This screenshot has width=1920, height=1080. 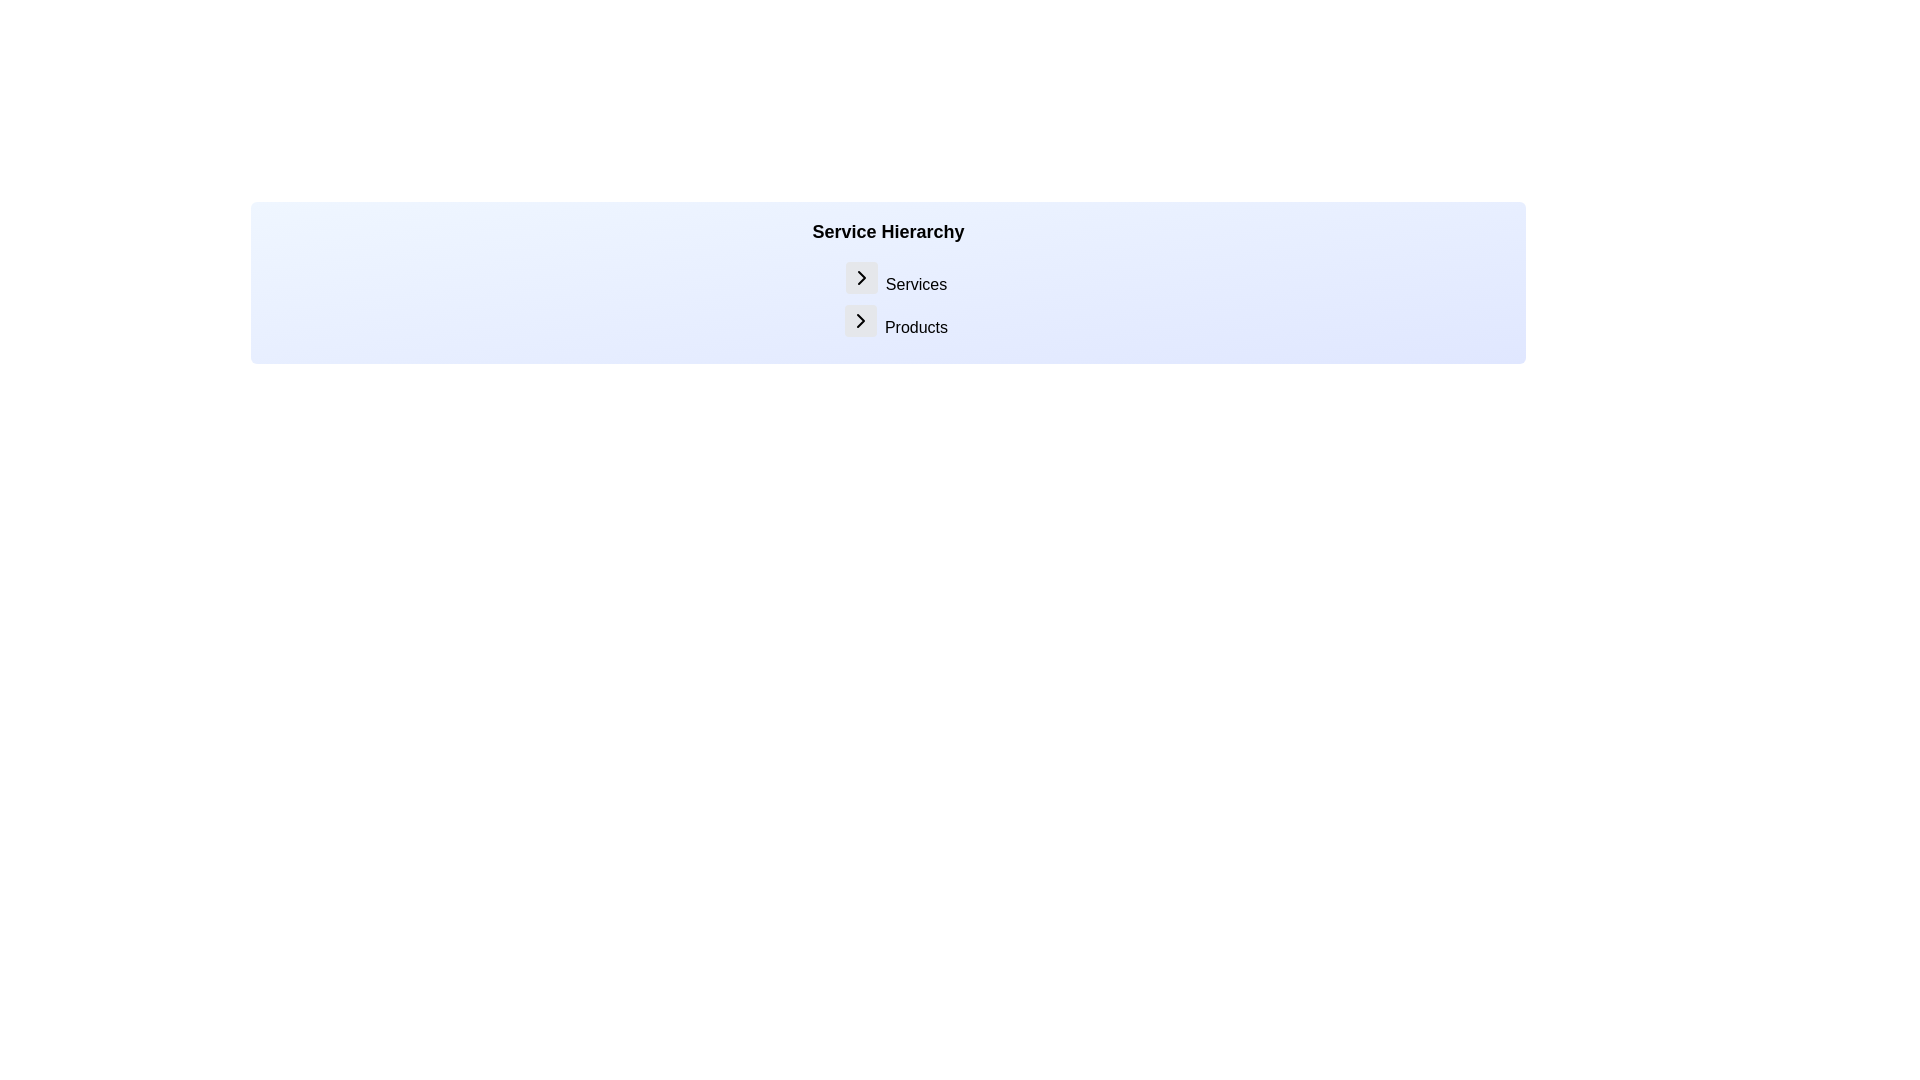 I want to click on the 'Services' text label, which is the first item in the vertical list under 'Service Hierarchy' and has a leftwards pointing chevron icon beside it, so click(x=895, y=279).